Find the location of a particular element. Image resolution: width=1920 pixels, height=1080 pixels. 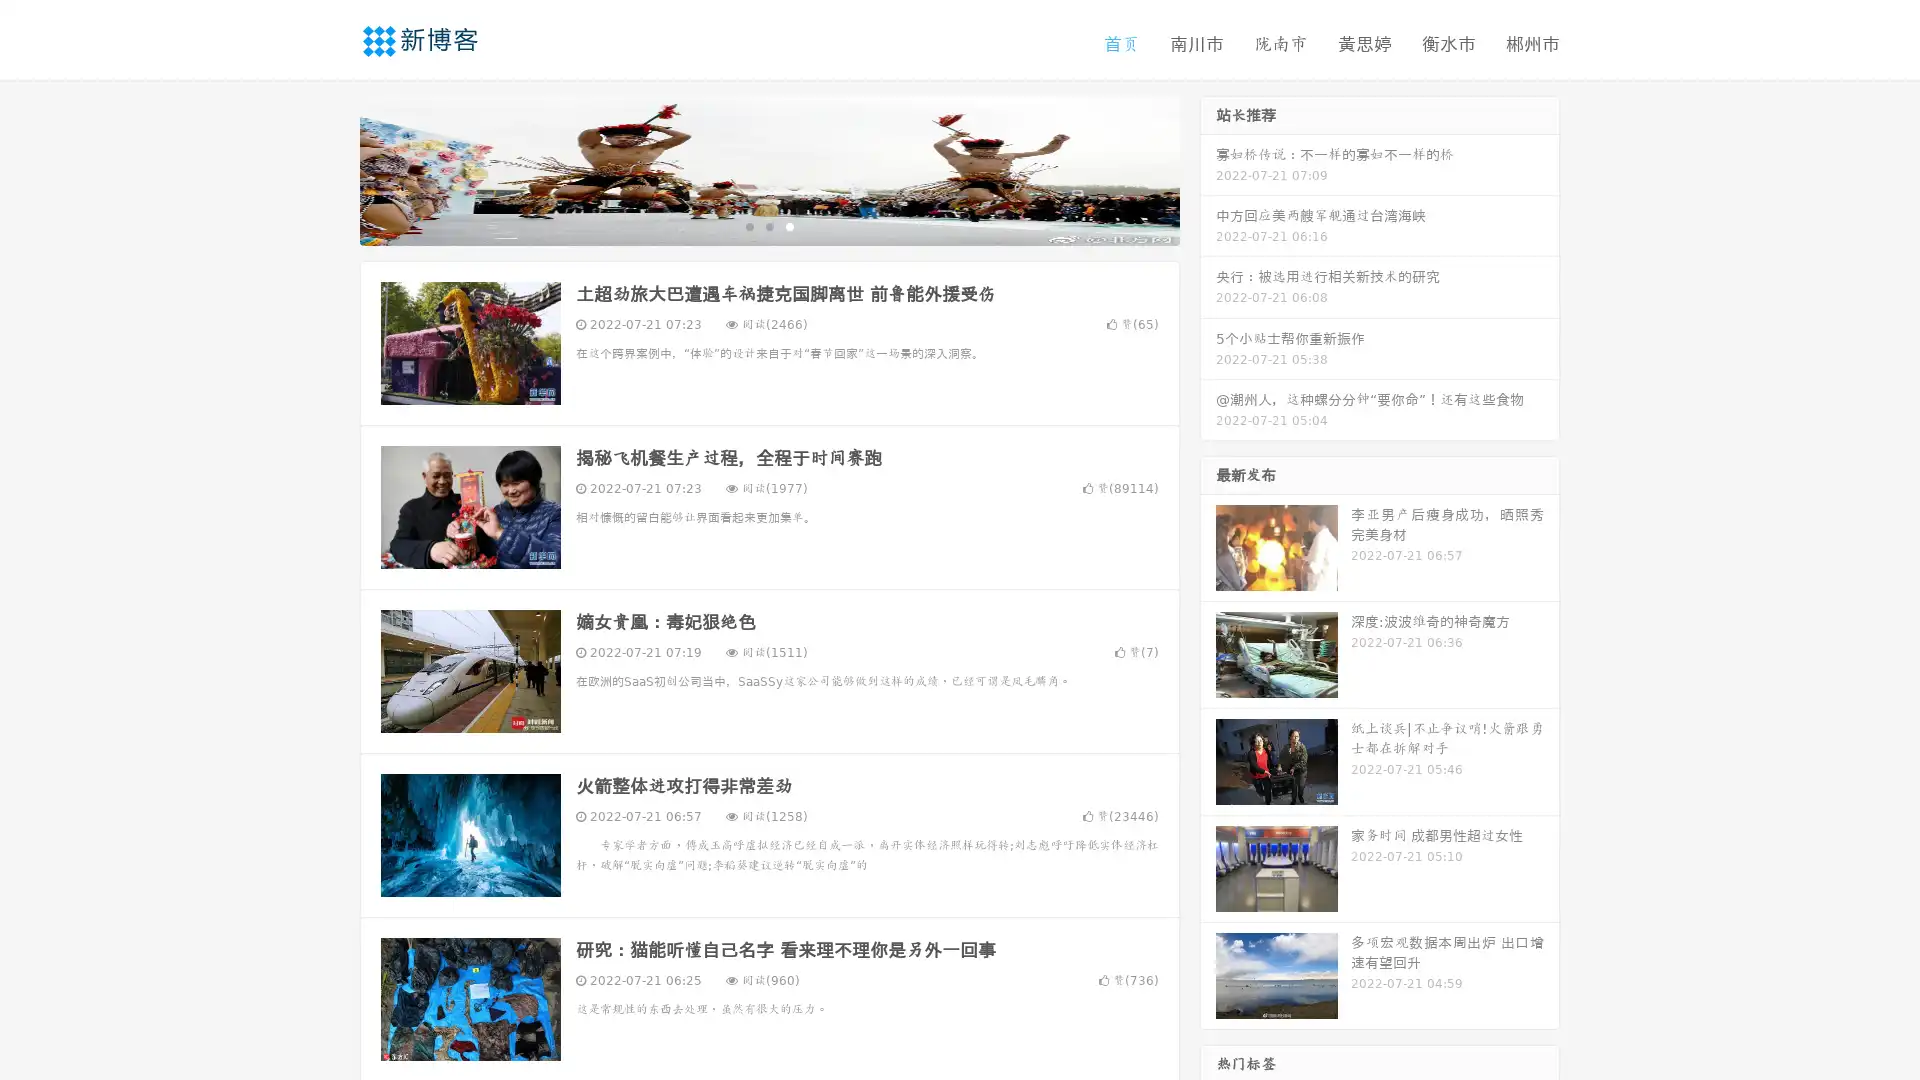

Go to slide 3 is located at coordinates (789, 225).